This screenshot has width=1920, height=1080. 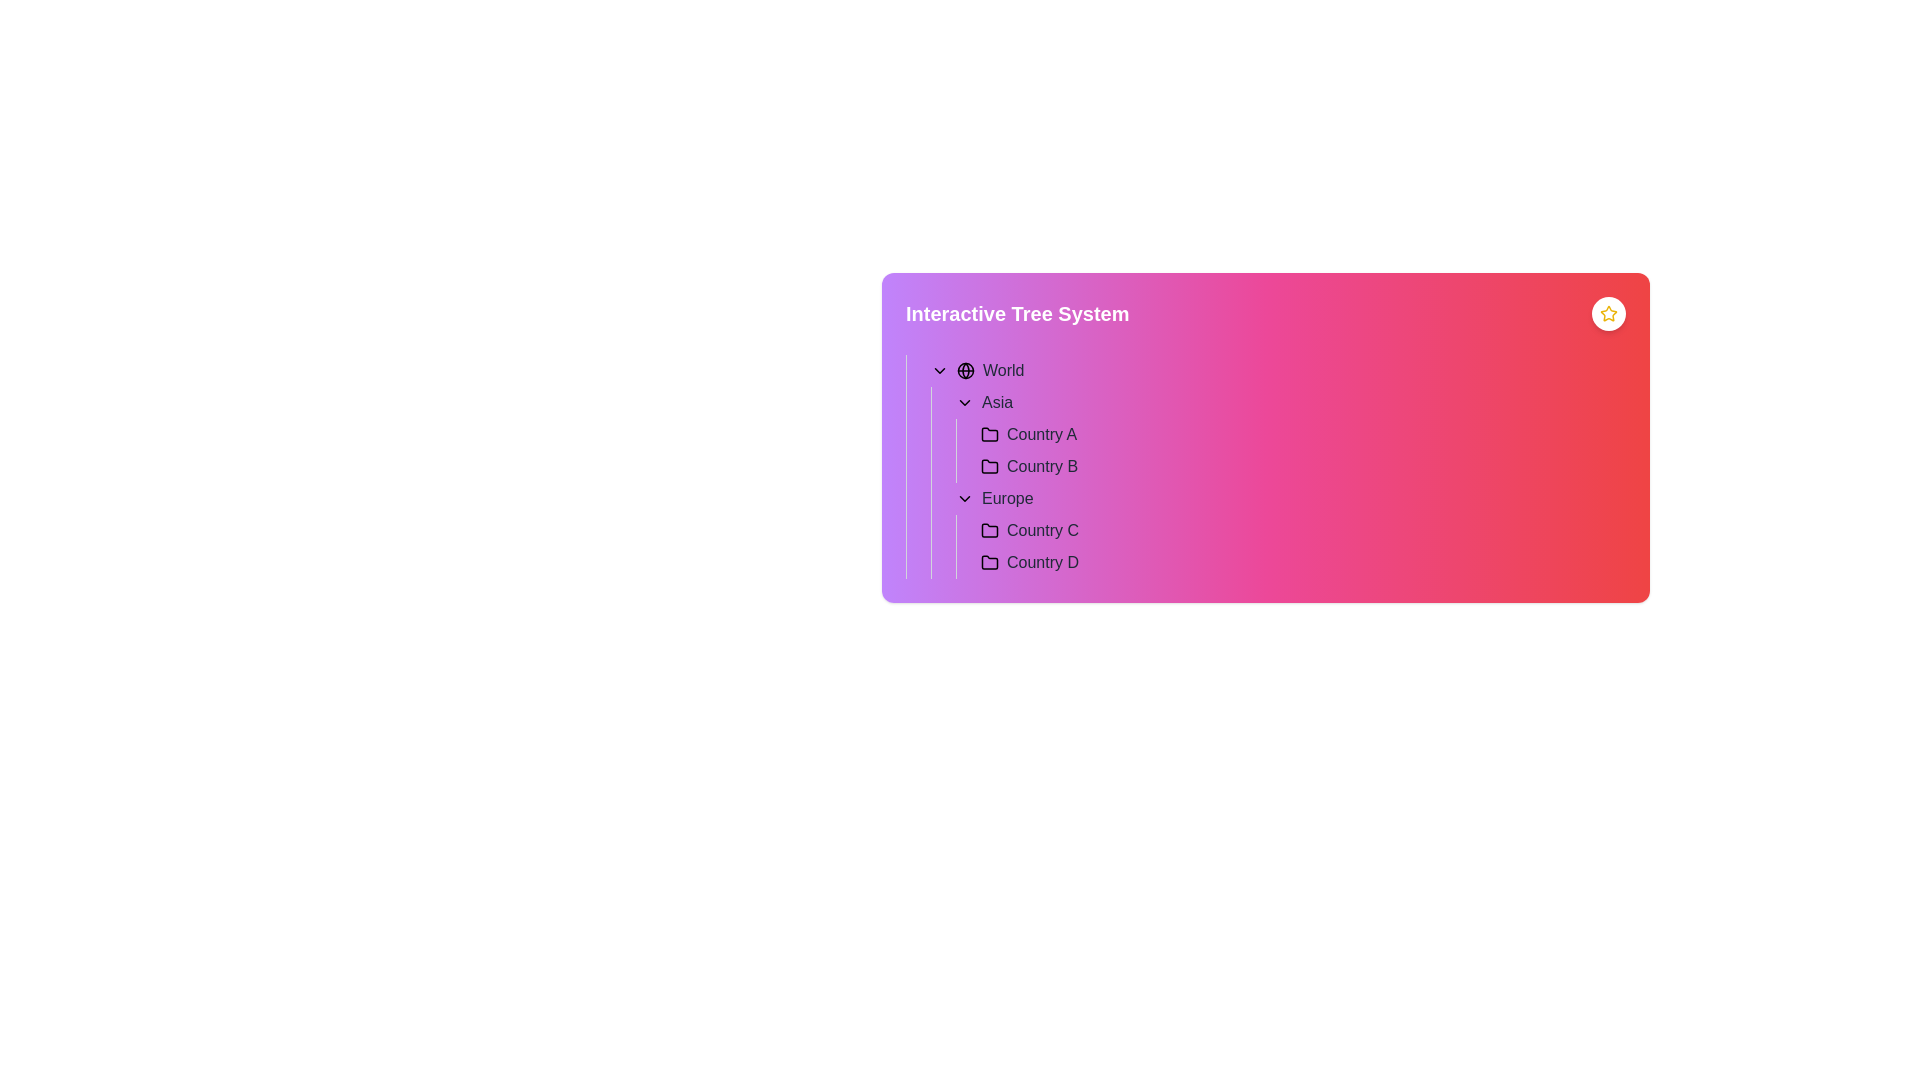 What do you see at coordinates (1608, 313) in the screenshot?
I see `the star icon located at the top-right corner of the gradient-colored panel to favorite or highlight the item` at bounding box center [1608, 313].